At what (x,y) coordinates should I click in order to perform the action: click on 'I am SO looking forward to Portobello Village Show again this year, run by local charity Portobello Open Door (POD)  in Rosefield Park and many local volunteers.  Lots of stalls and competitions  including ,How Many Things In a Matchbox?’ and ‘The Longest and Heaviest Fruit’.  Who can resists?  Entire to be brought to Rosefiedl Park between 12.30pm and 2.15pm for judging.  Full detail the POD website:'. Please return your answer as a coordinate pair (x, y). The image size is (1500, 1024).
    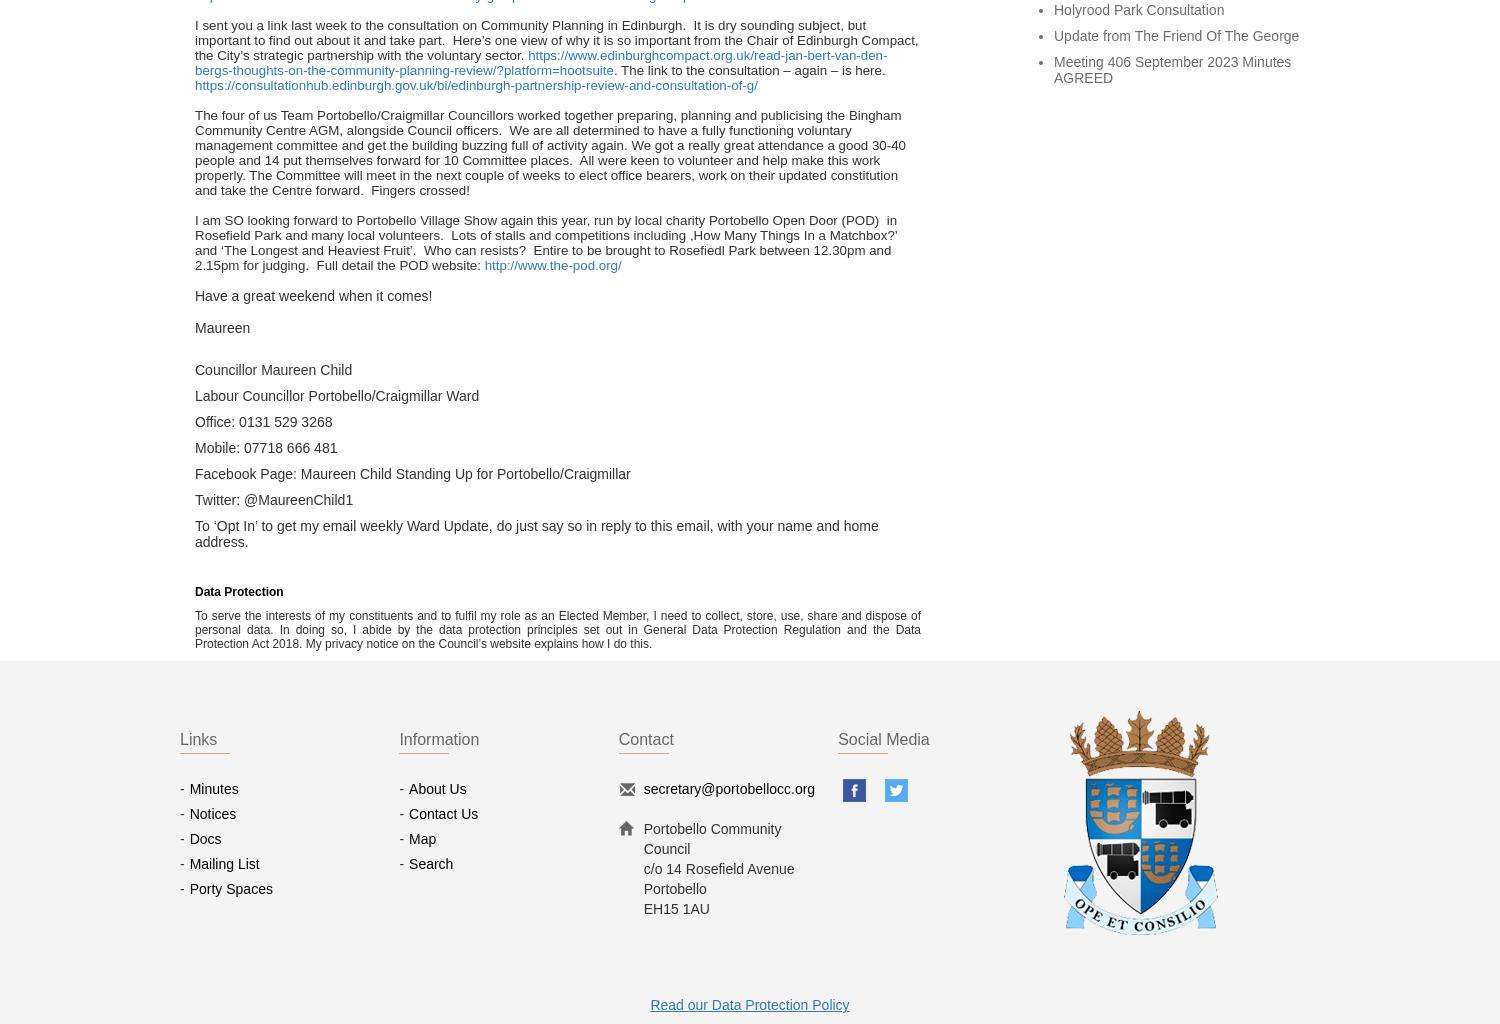
    Looking at the image, I should click on (546, 241).